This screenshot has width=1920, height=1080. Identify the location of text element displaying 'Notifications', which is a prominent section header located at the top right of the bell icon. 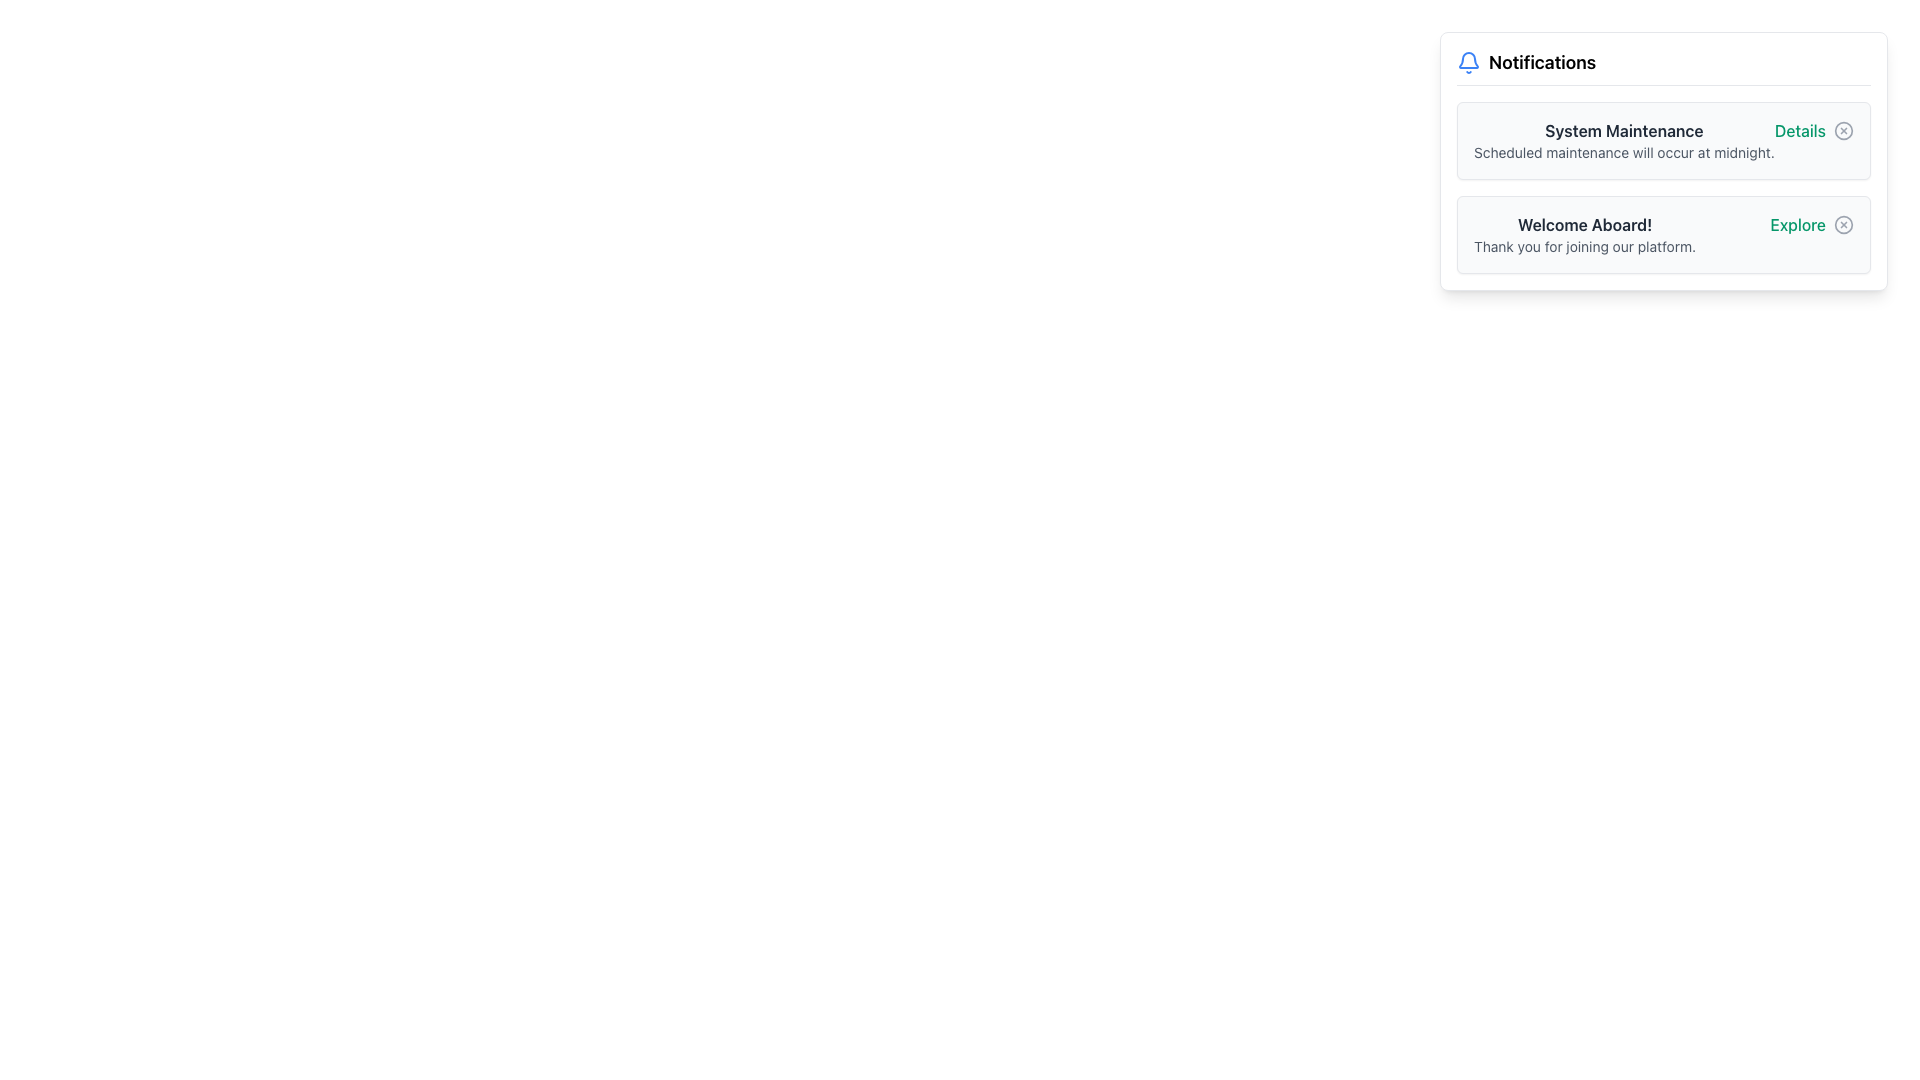
(1541, 61).